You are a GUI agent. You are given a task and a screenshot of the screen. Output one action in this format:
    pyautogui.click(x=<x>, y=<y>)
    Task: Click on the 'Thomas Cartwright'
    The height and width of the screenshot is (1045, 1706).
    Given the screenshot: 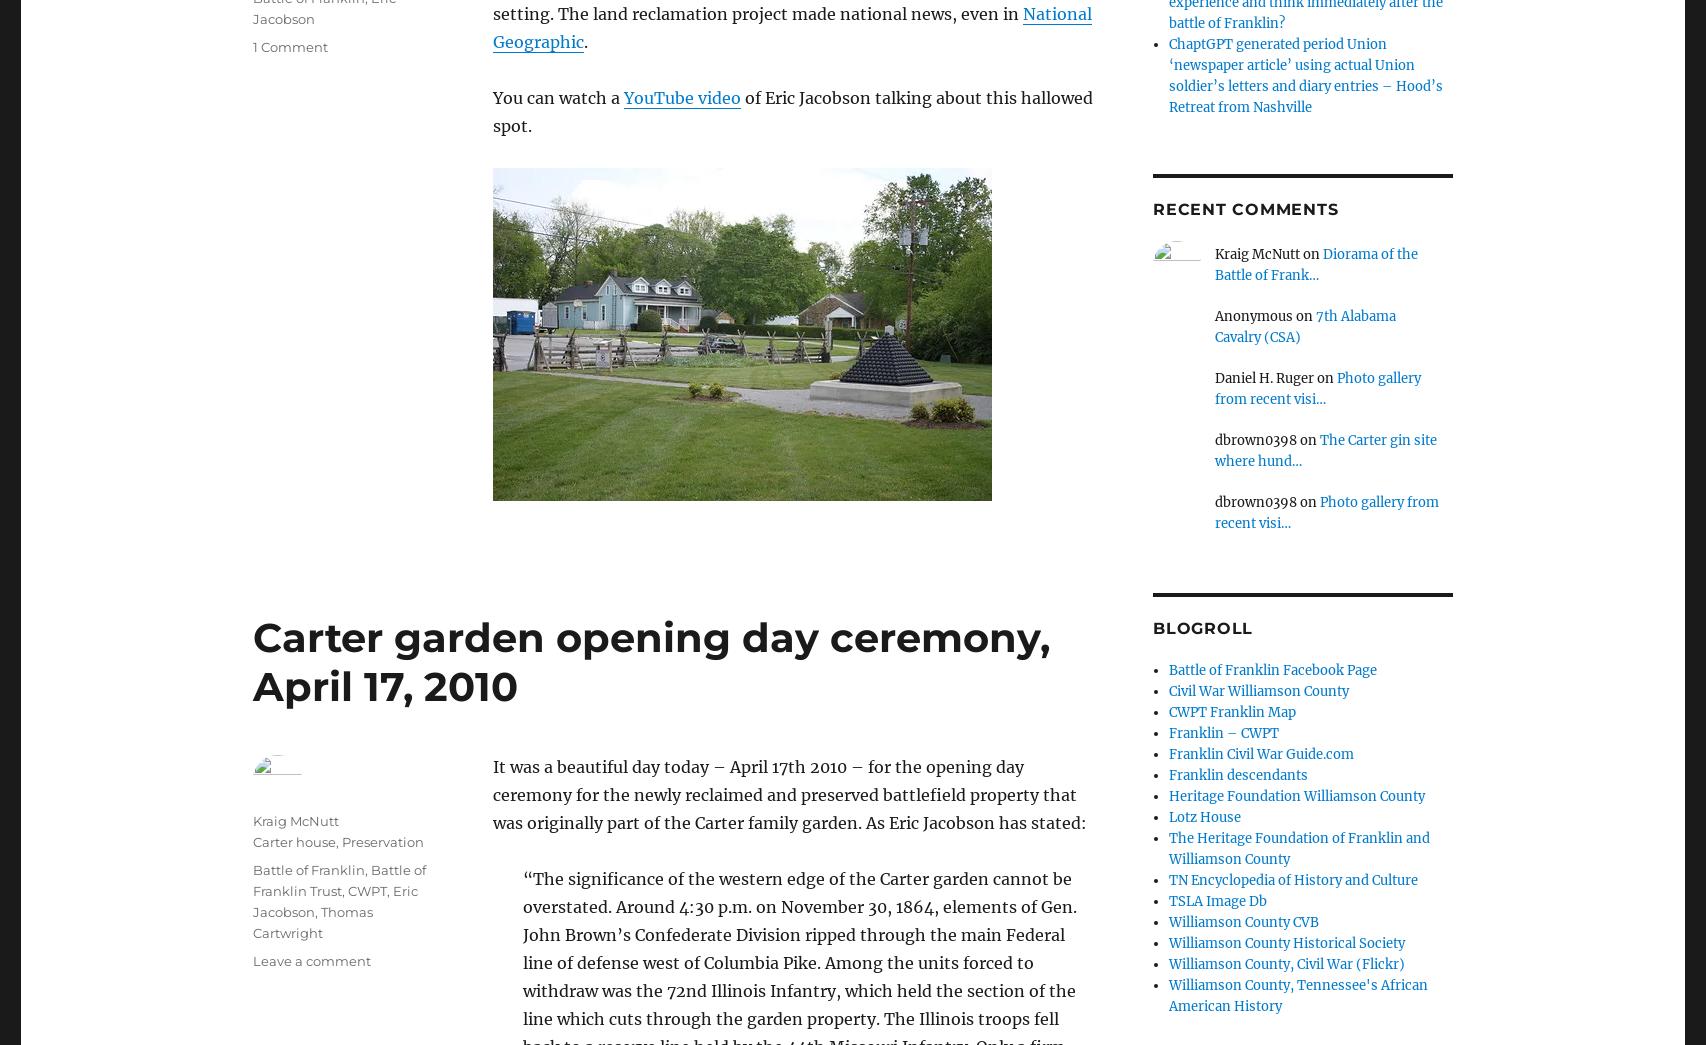 What is the action you would take?
    pyautogui.click(x=313, y=921)
    